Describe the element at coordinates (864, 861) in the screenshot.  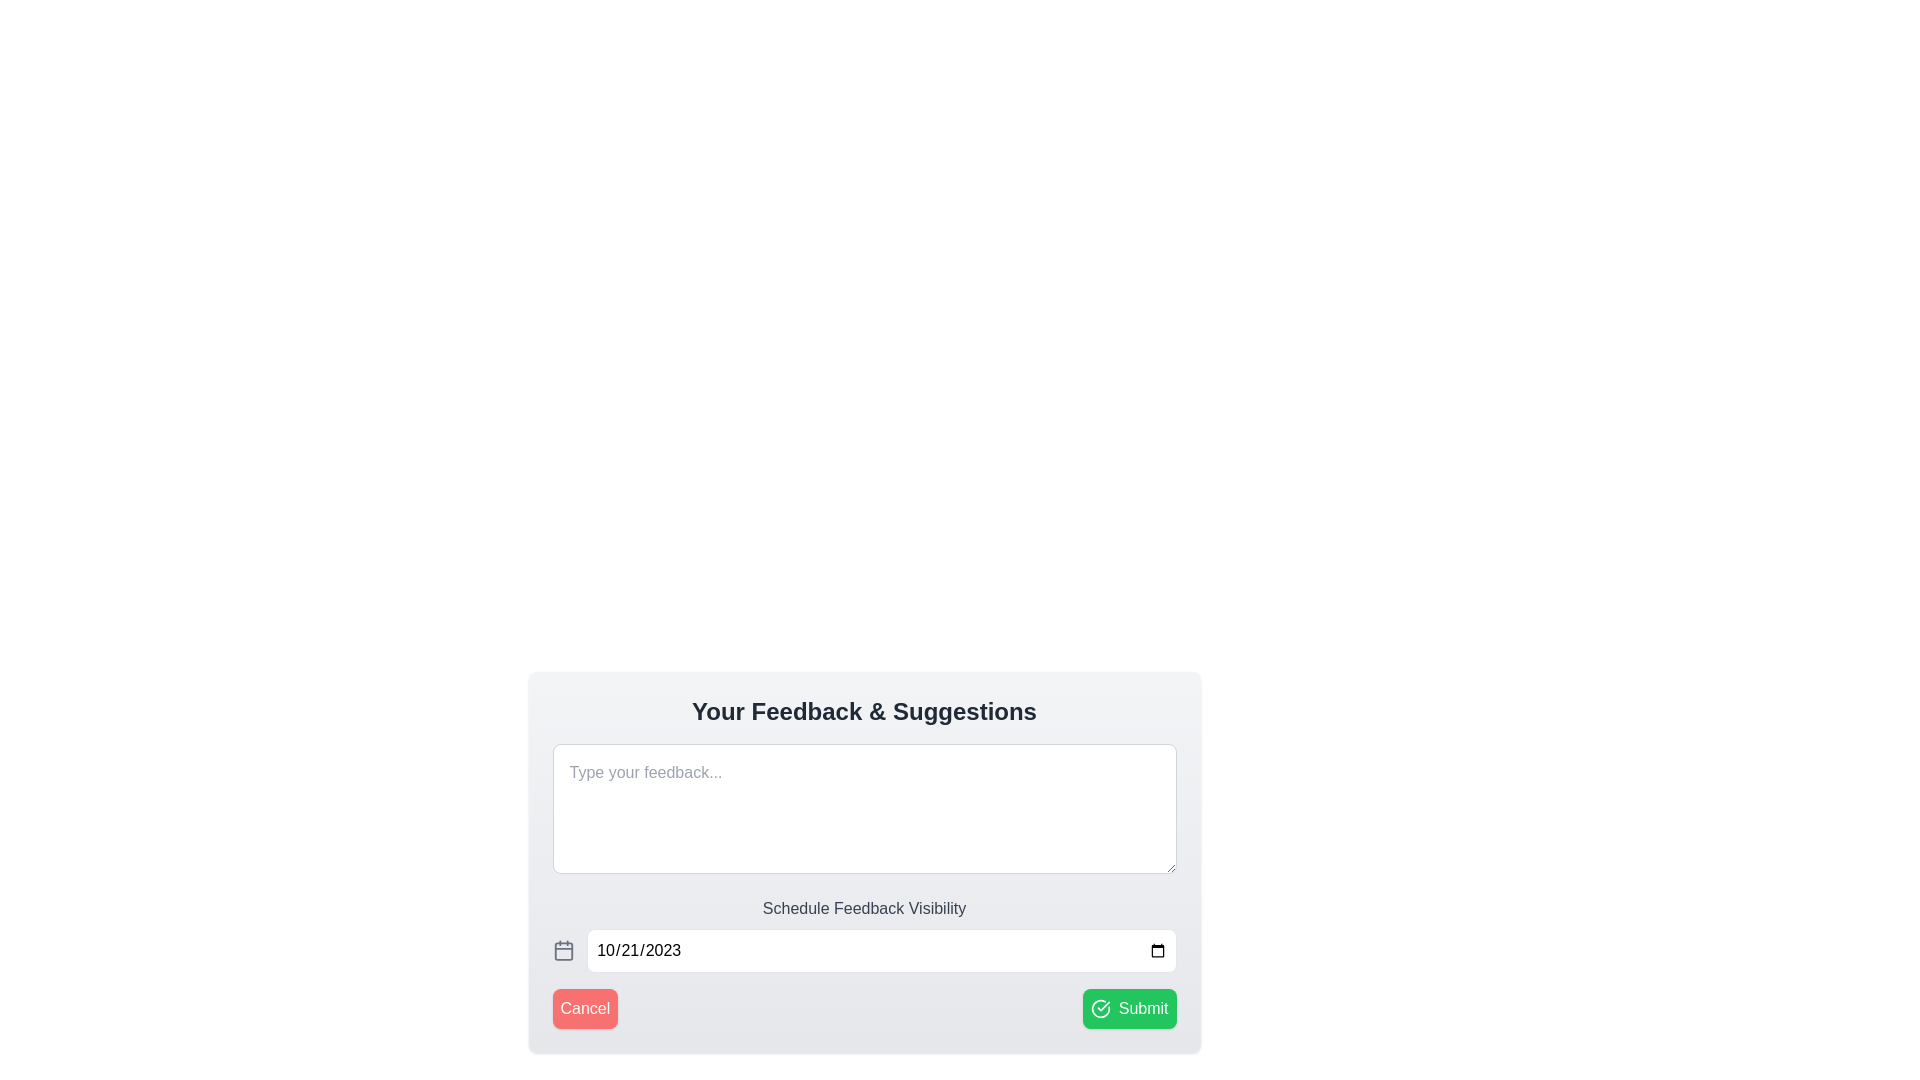
I see `the buttons within the interactive feedback submission form located beneath the title 'Your Feedback & Suggestions'` at that location.